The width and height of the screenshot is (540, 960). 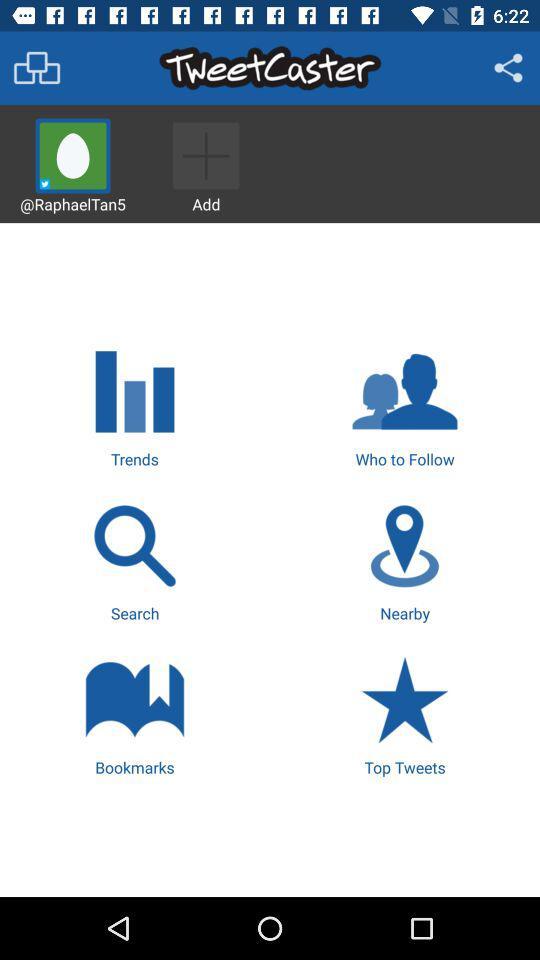 What do you see at coordinates (72, 155) in the screenshot?
I see `white egg icon which is above raphaeltan5` at bounding box center [72, 155].